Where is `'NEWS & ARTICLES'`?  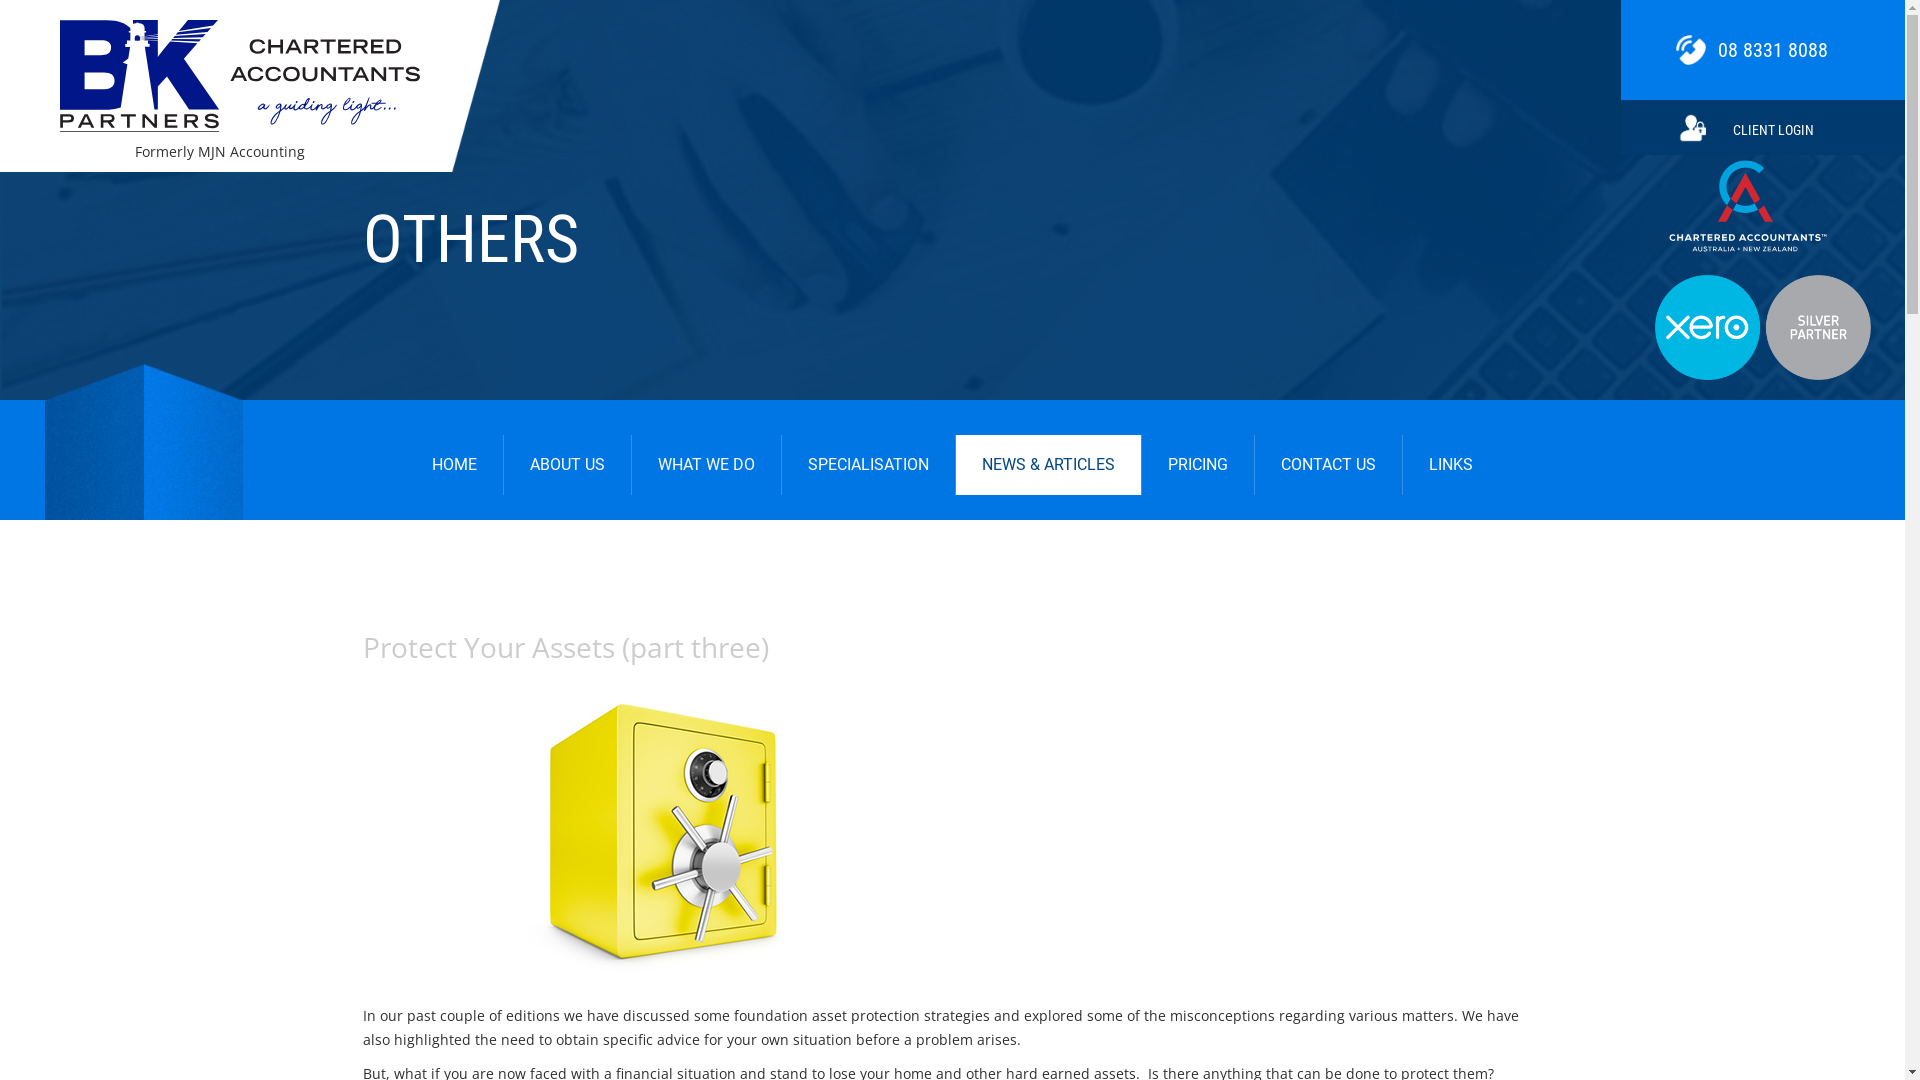
'NEWS & ARTICLES' is located at coordinates (954, 465).